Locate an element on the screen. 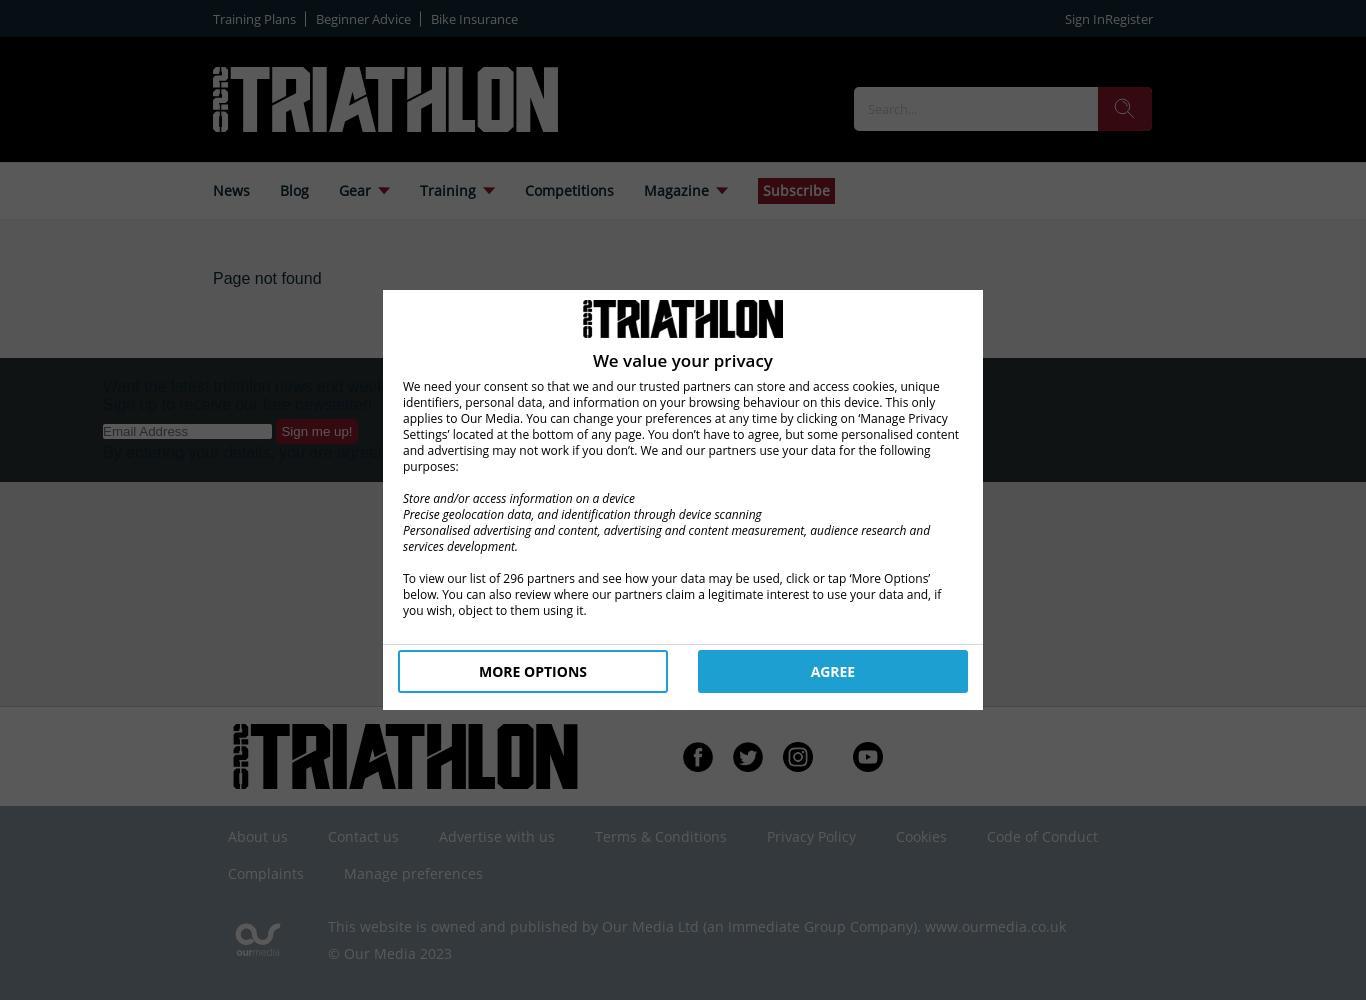 This screenshot has height=1000, width=1366. 'Advertise with us' is located at coordinates (496, 835).